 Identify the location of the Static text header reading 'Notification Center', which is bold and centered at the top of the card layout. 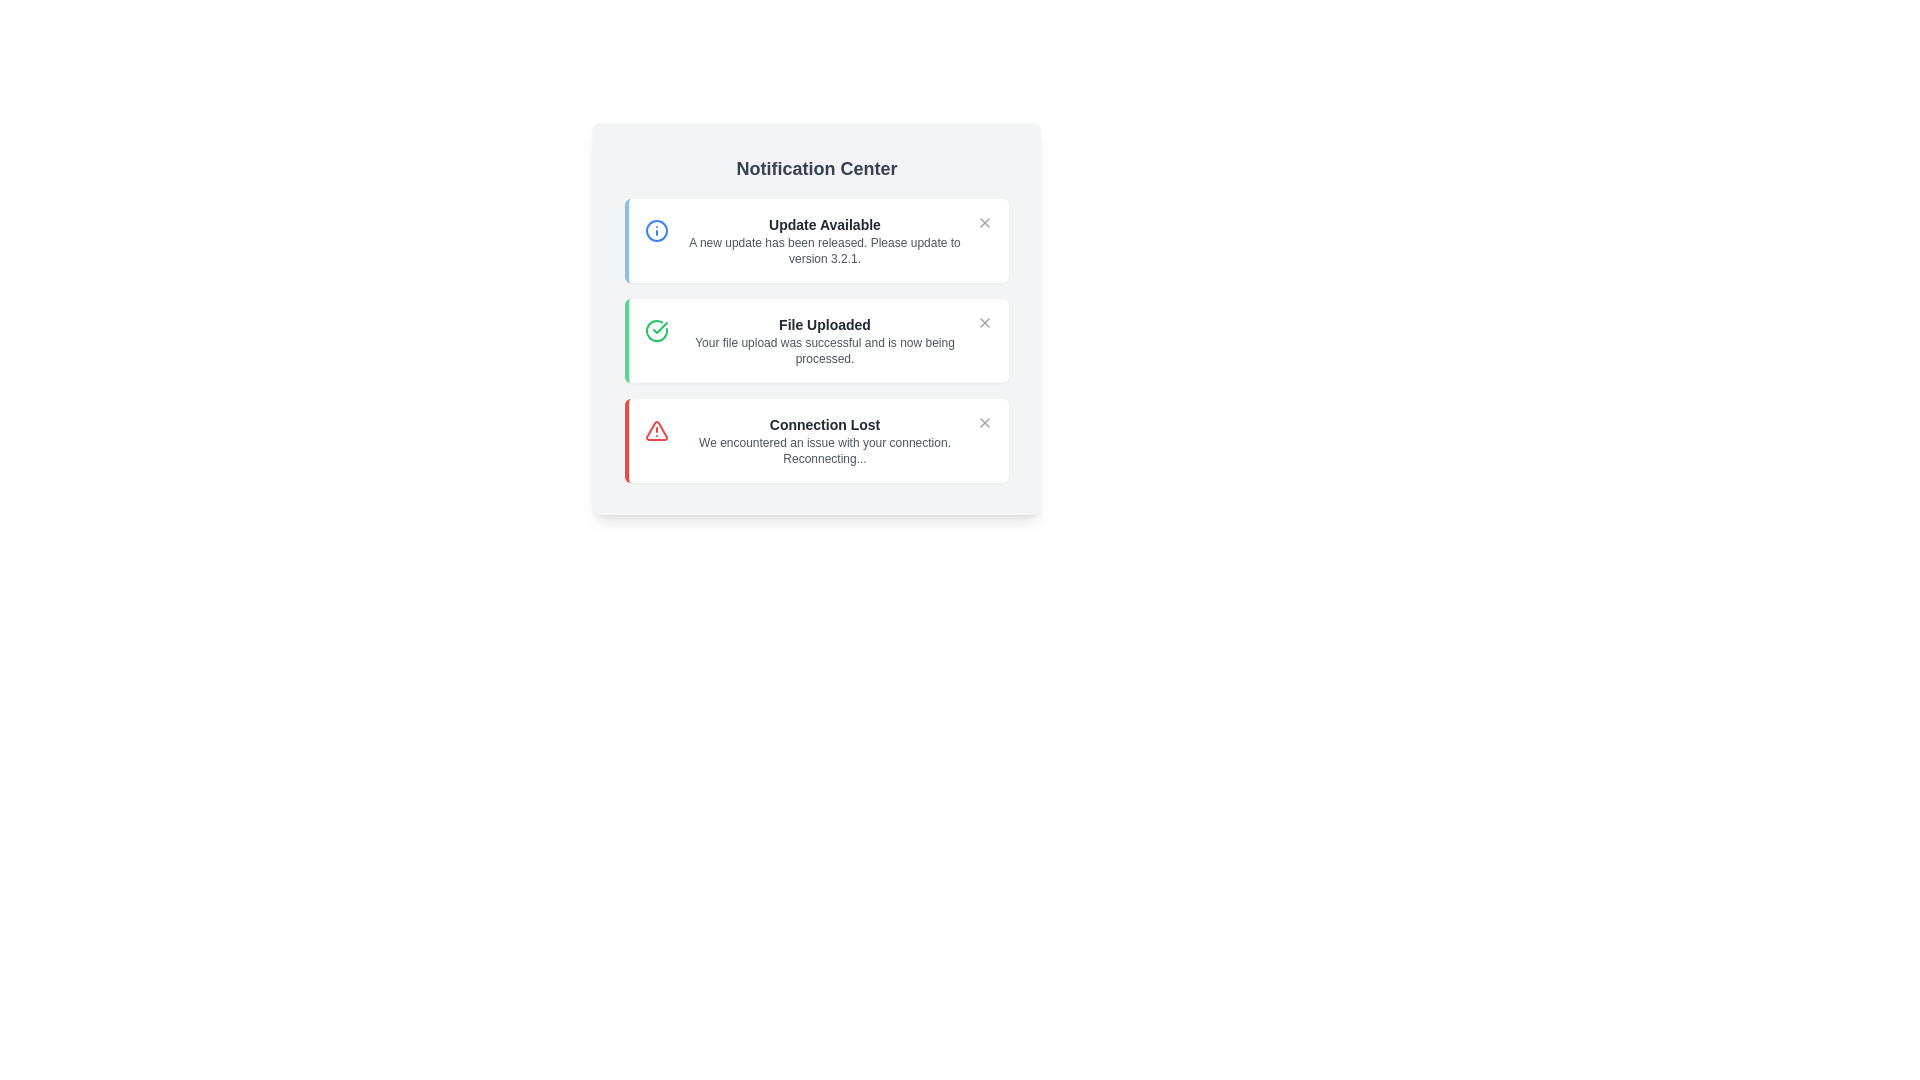
(816, 168).